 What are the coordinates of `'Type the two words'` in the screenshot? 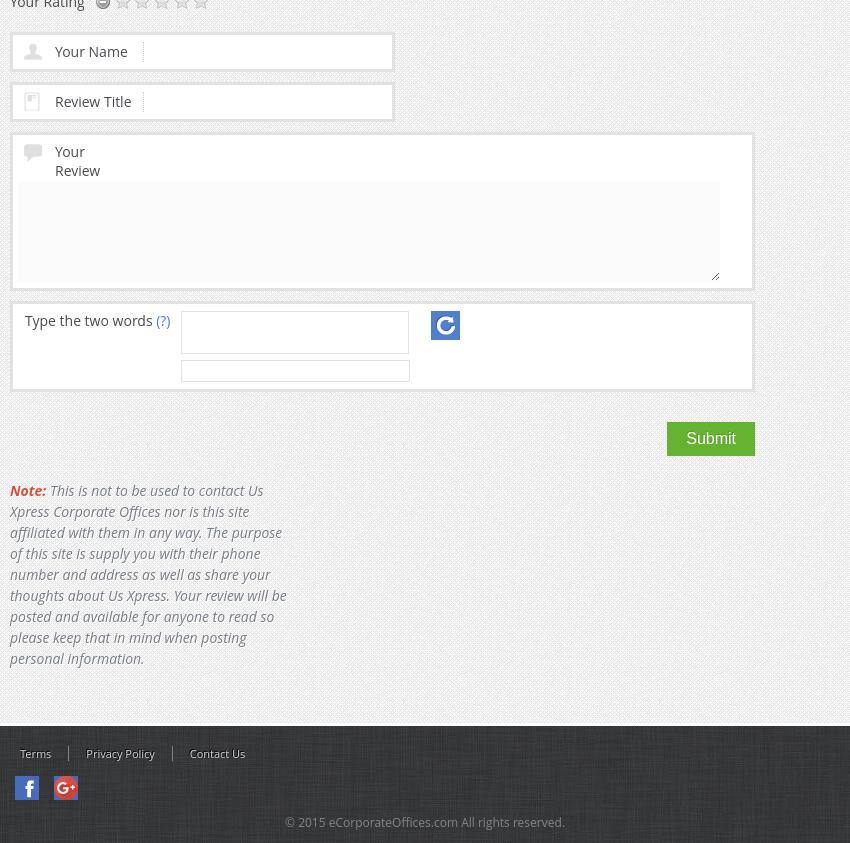 It's located at (89, 319).